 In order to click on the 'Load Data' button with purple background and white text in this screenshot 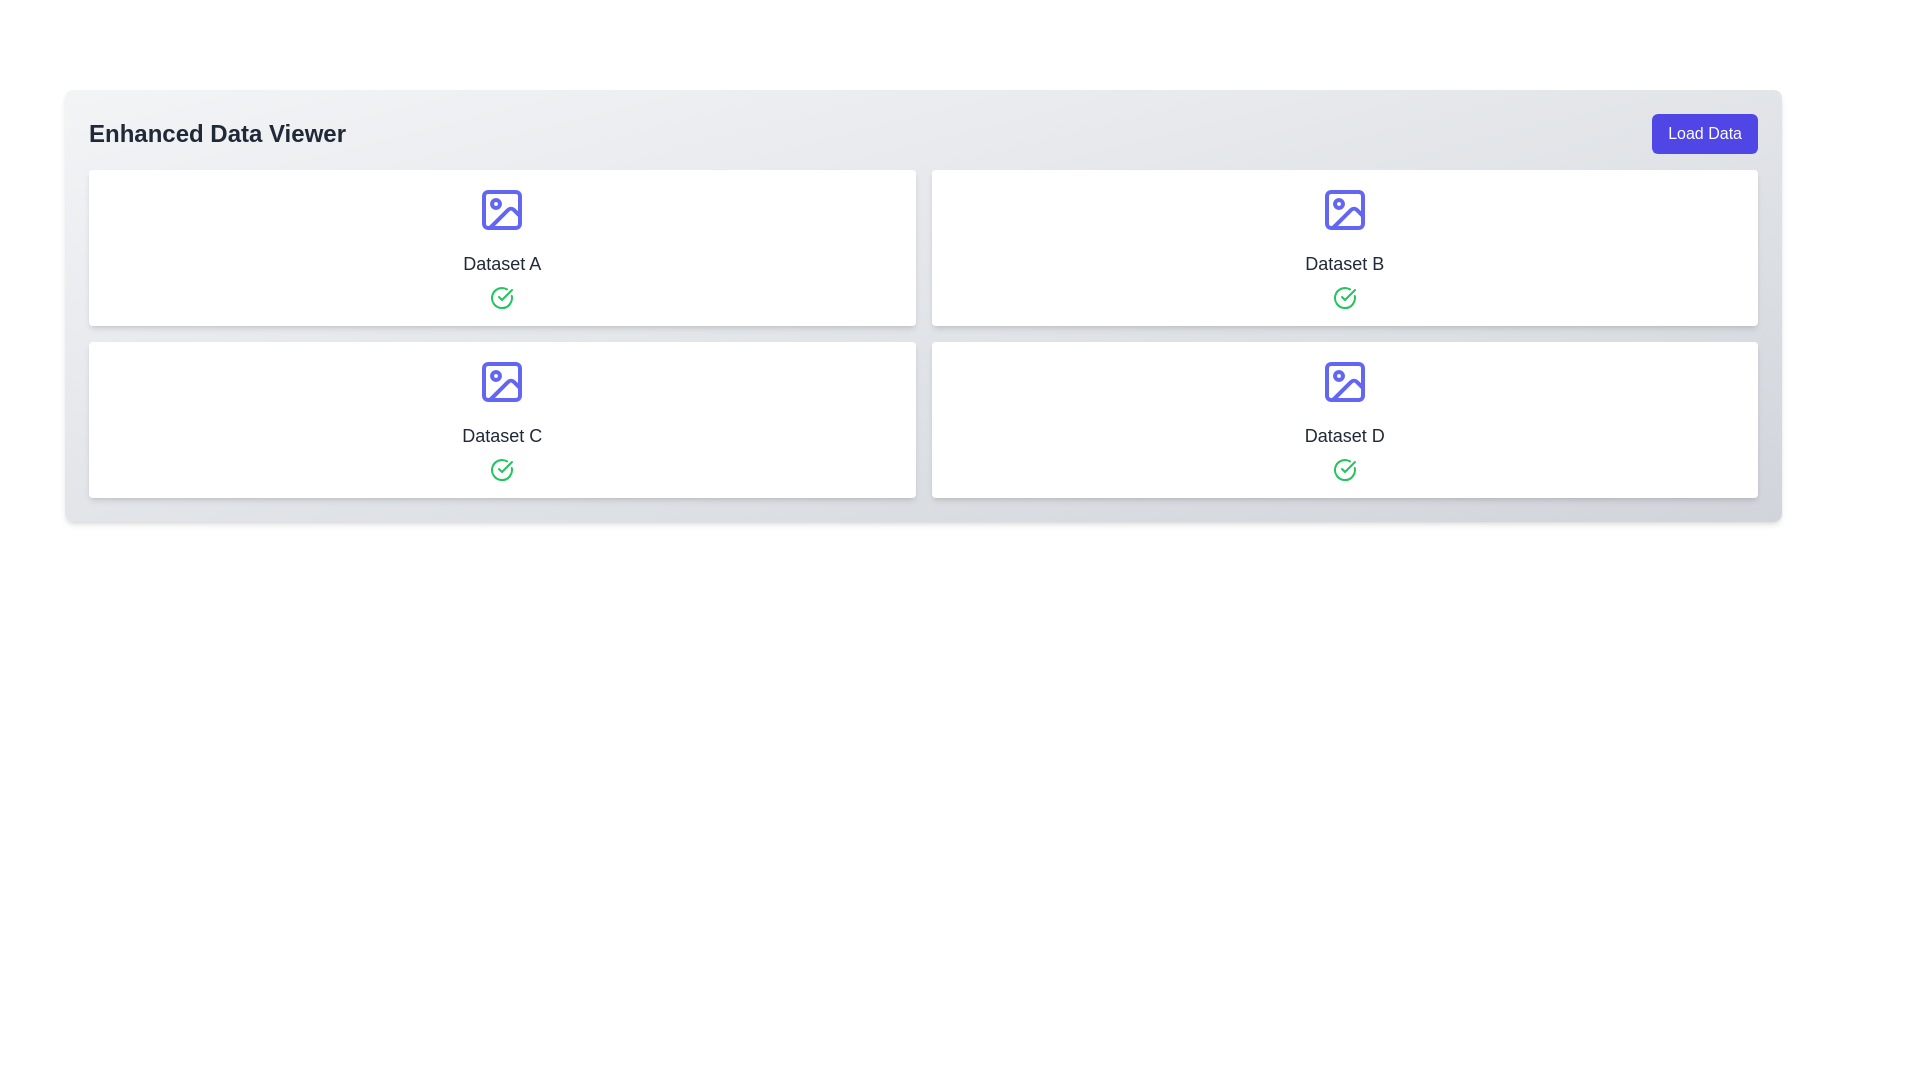, I will do `click(1704, 134)`.